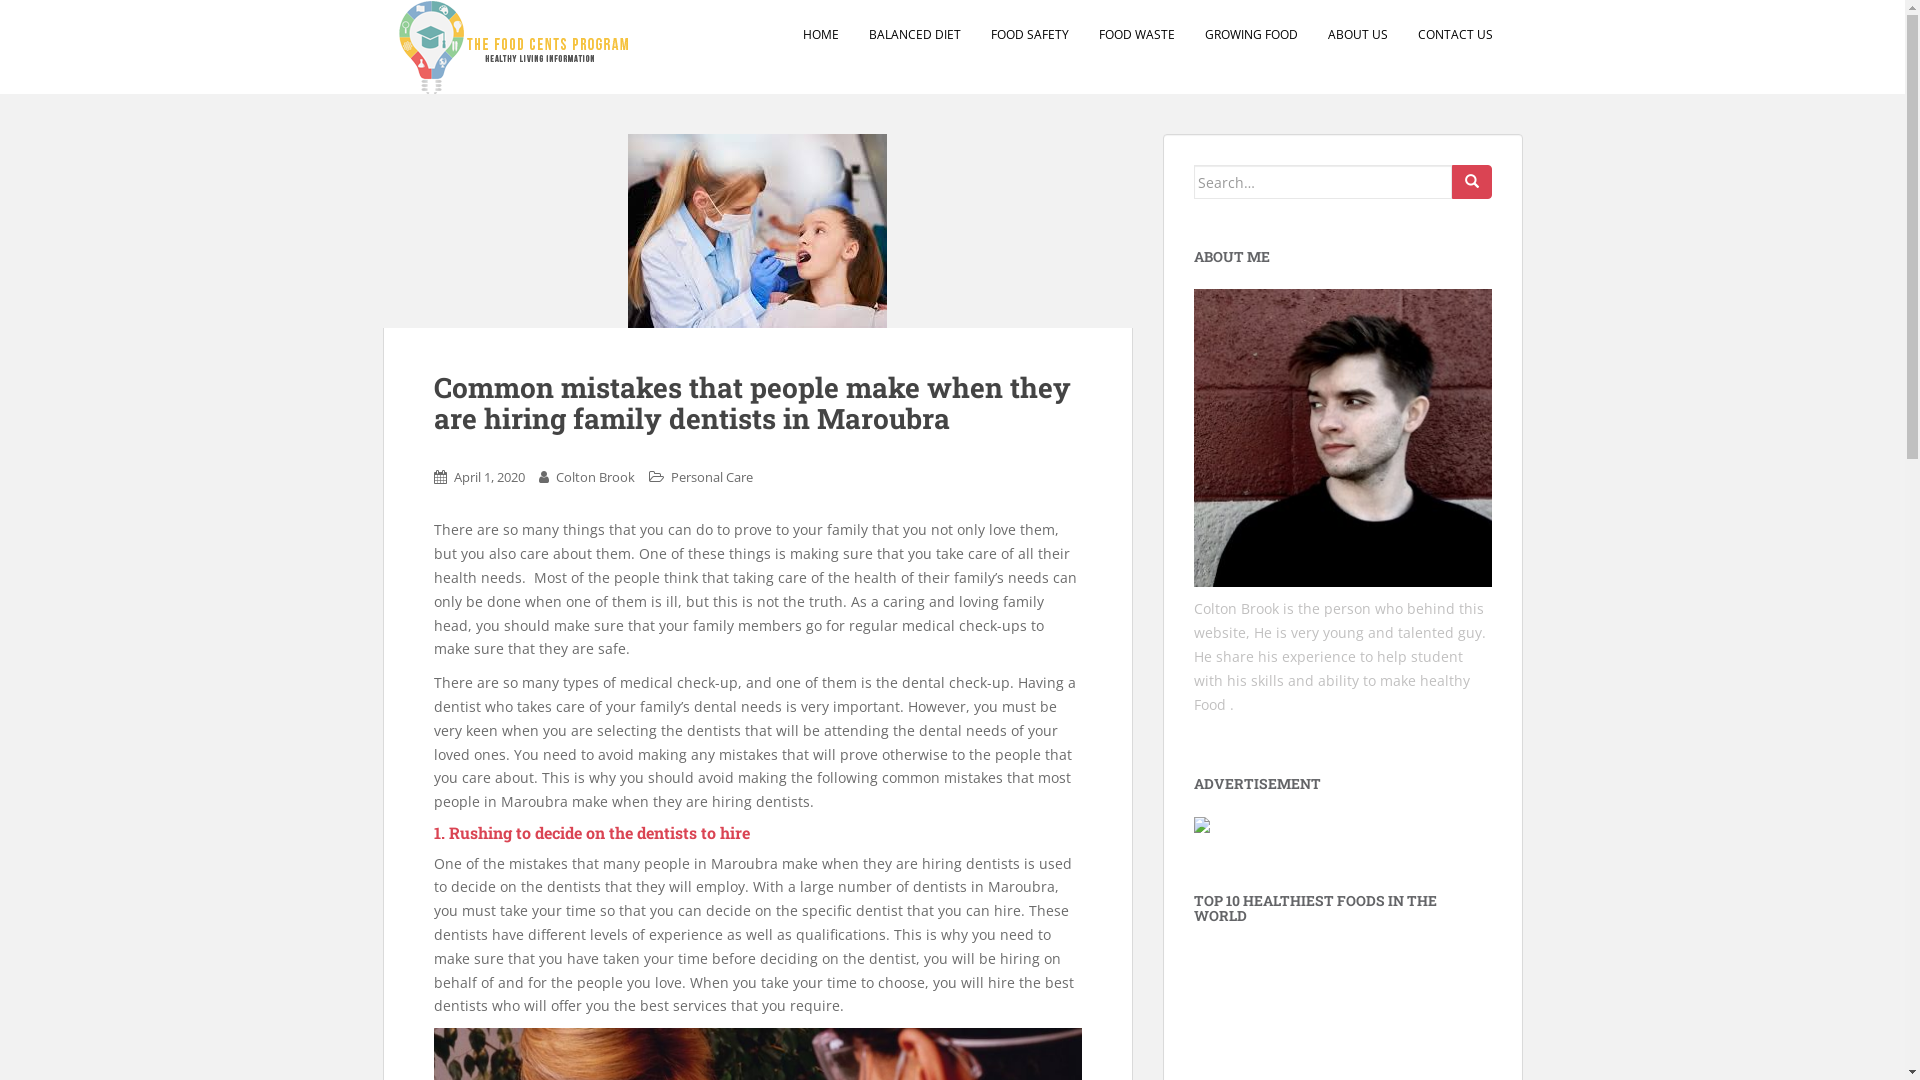 The height and width of the screenshot is (1080, 1920). Describe the element at coordinates (1455, 34) in the screenshot. I see `'CONTACT US'` at that location.